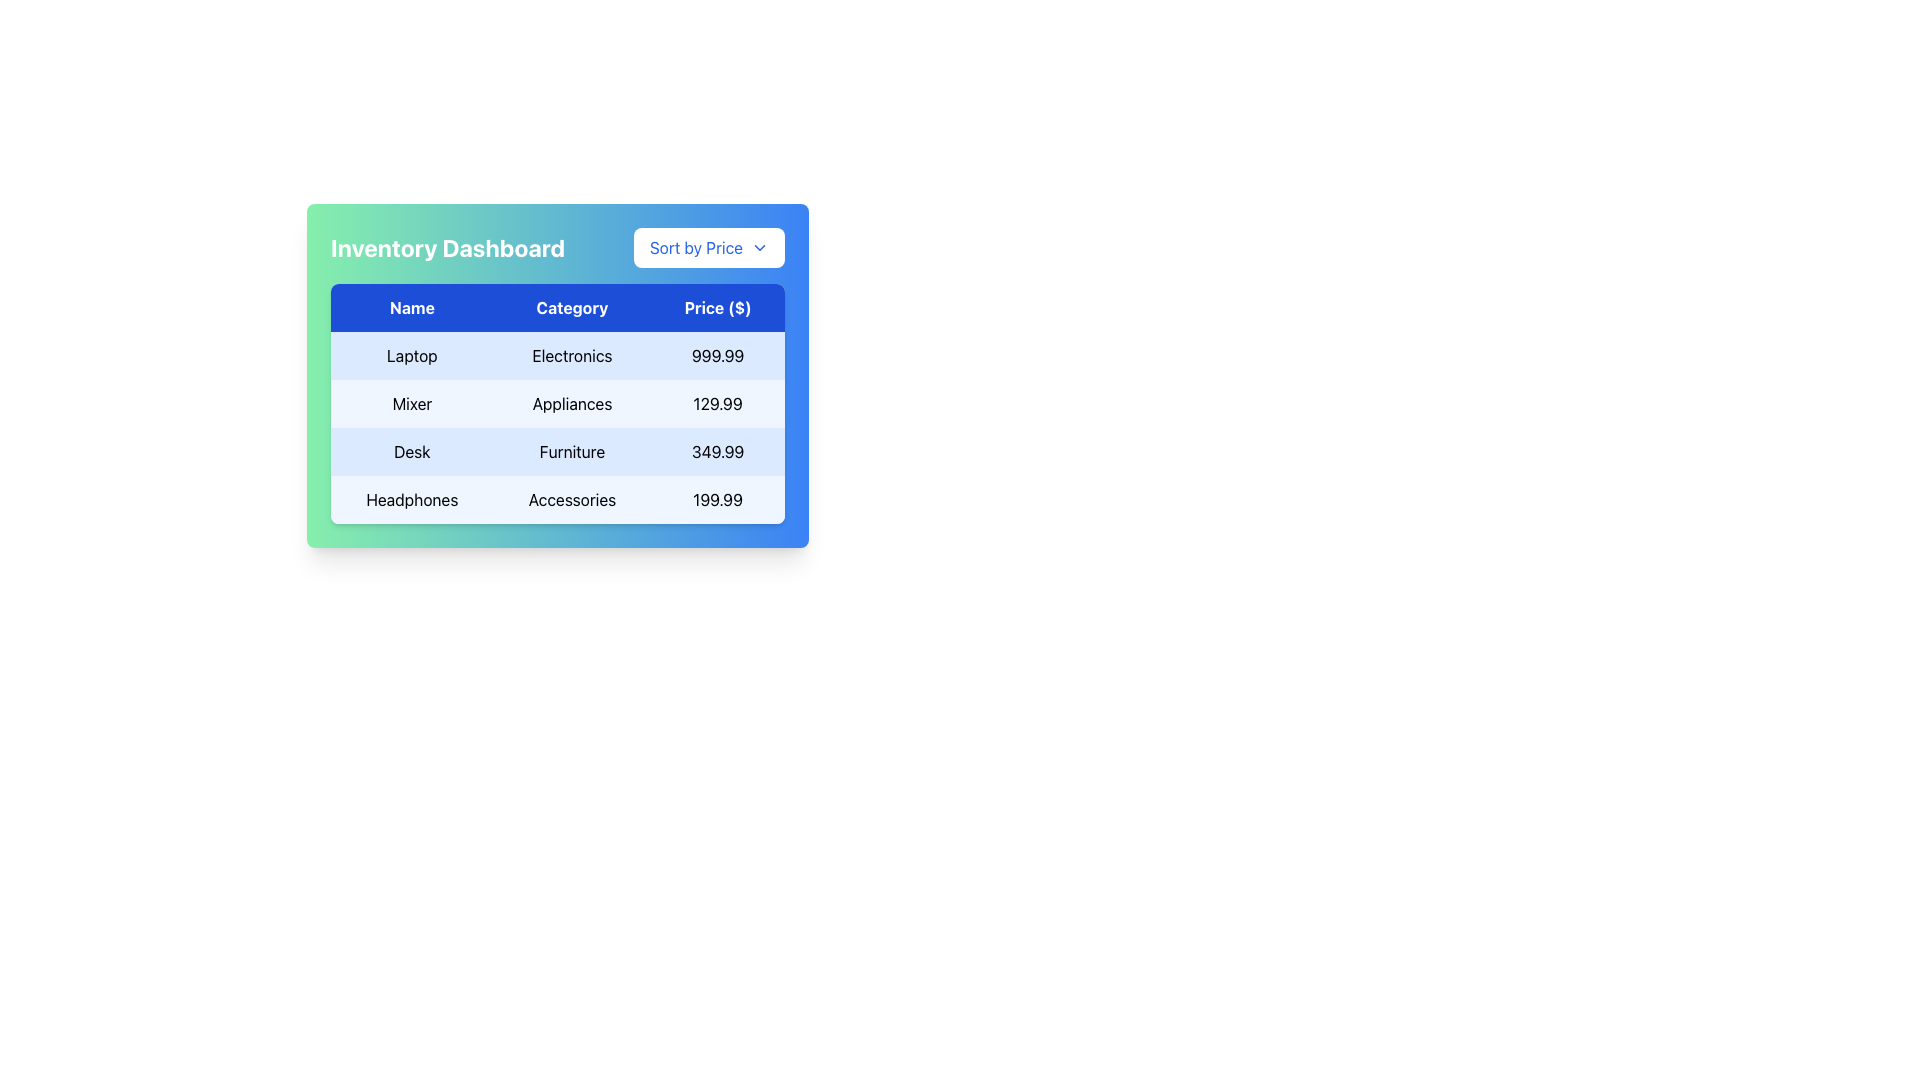 This screenshot has height=1080, width=1920. I want to click on the text label displaying 'Appliances' in a table on the 'Inventory Dashboard', which is the second column in the second row, centered within its cell, so click(571, 404).